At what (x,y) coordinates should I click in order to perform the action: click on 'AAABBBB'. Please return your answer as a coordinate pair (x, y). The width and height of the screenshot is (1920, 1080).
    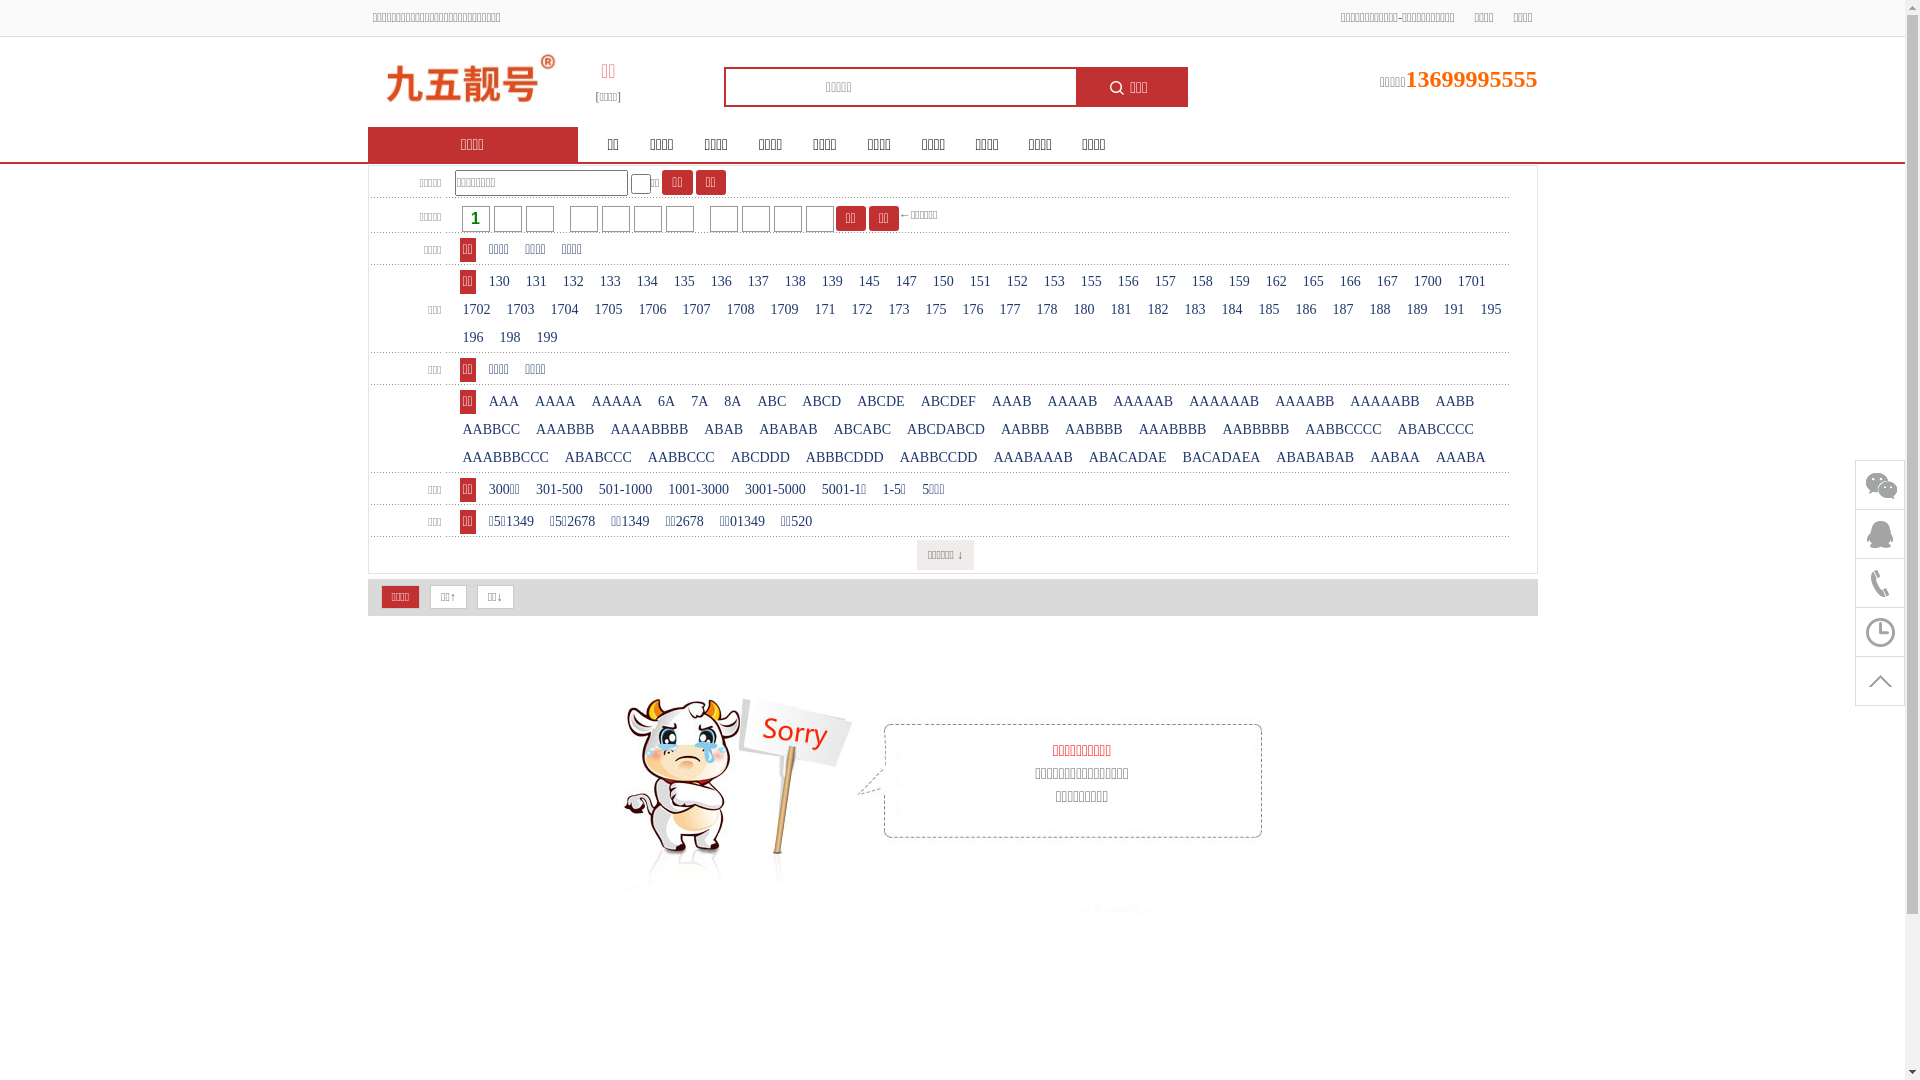
    Looking at the image, I should click on (1172, 428).